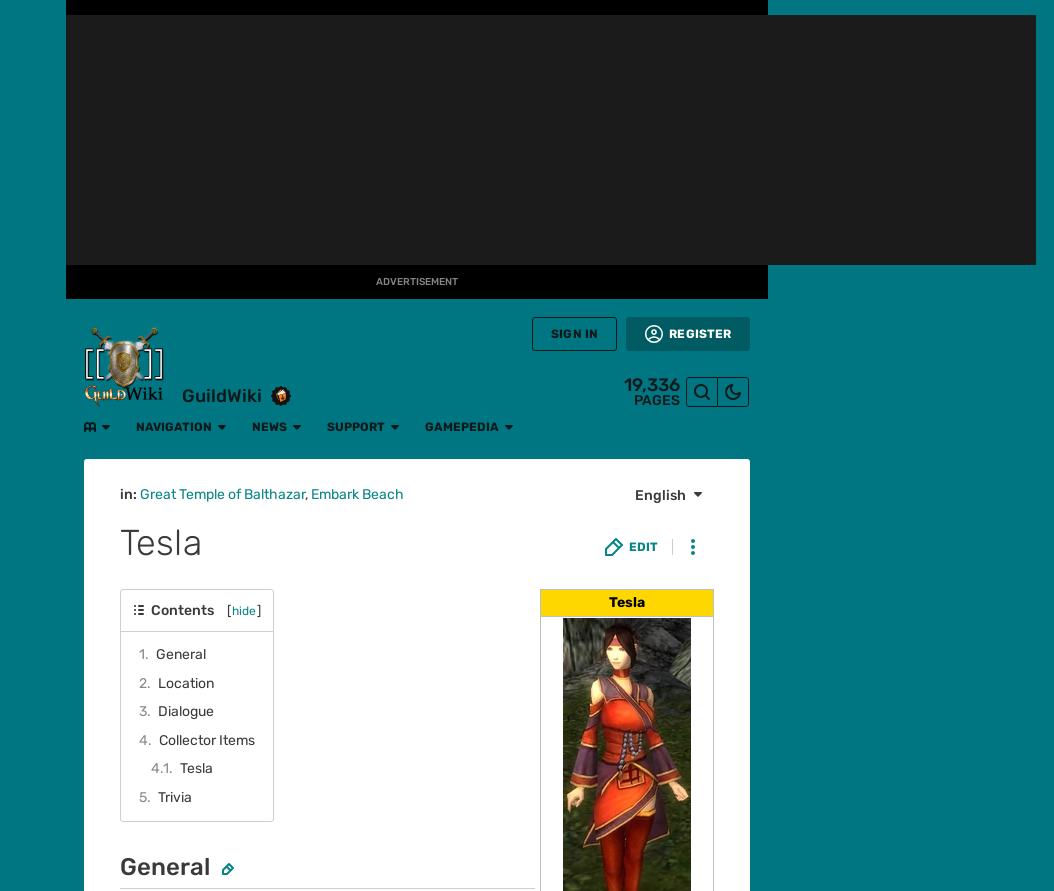 Image resolution: width=1054 pixels, height=891 pixels. What do you see at coordinates (32, 358) in the screenshot?
I see `'Anime'` at bounding box center [32, 358].